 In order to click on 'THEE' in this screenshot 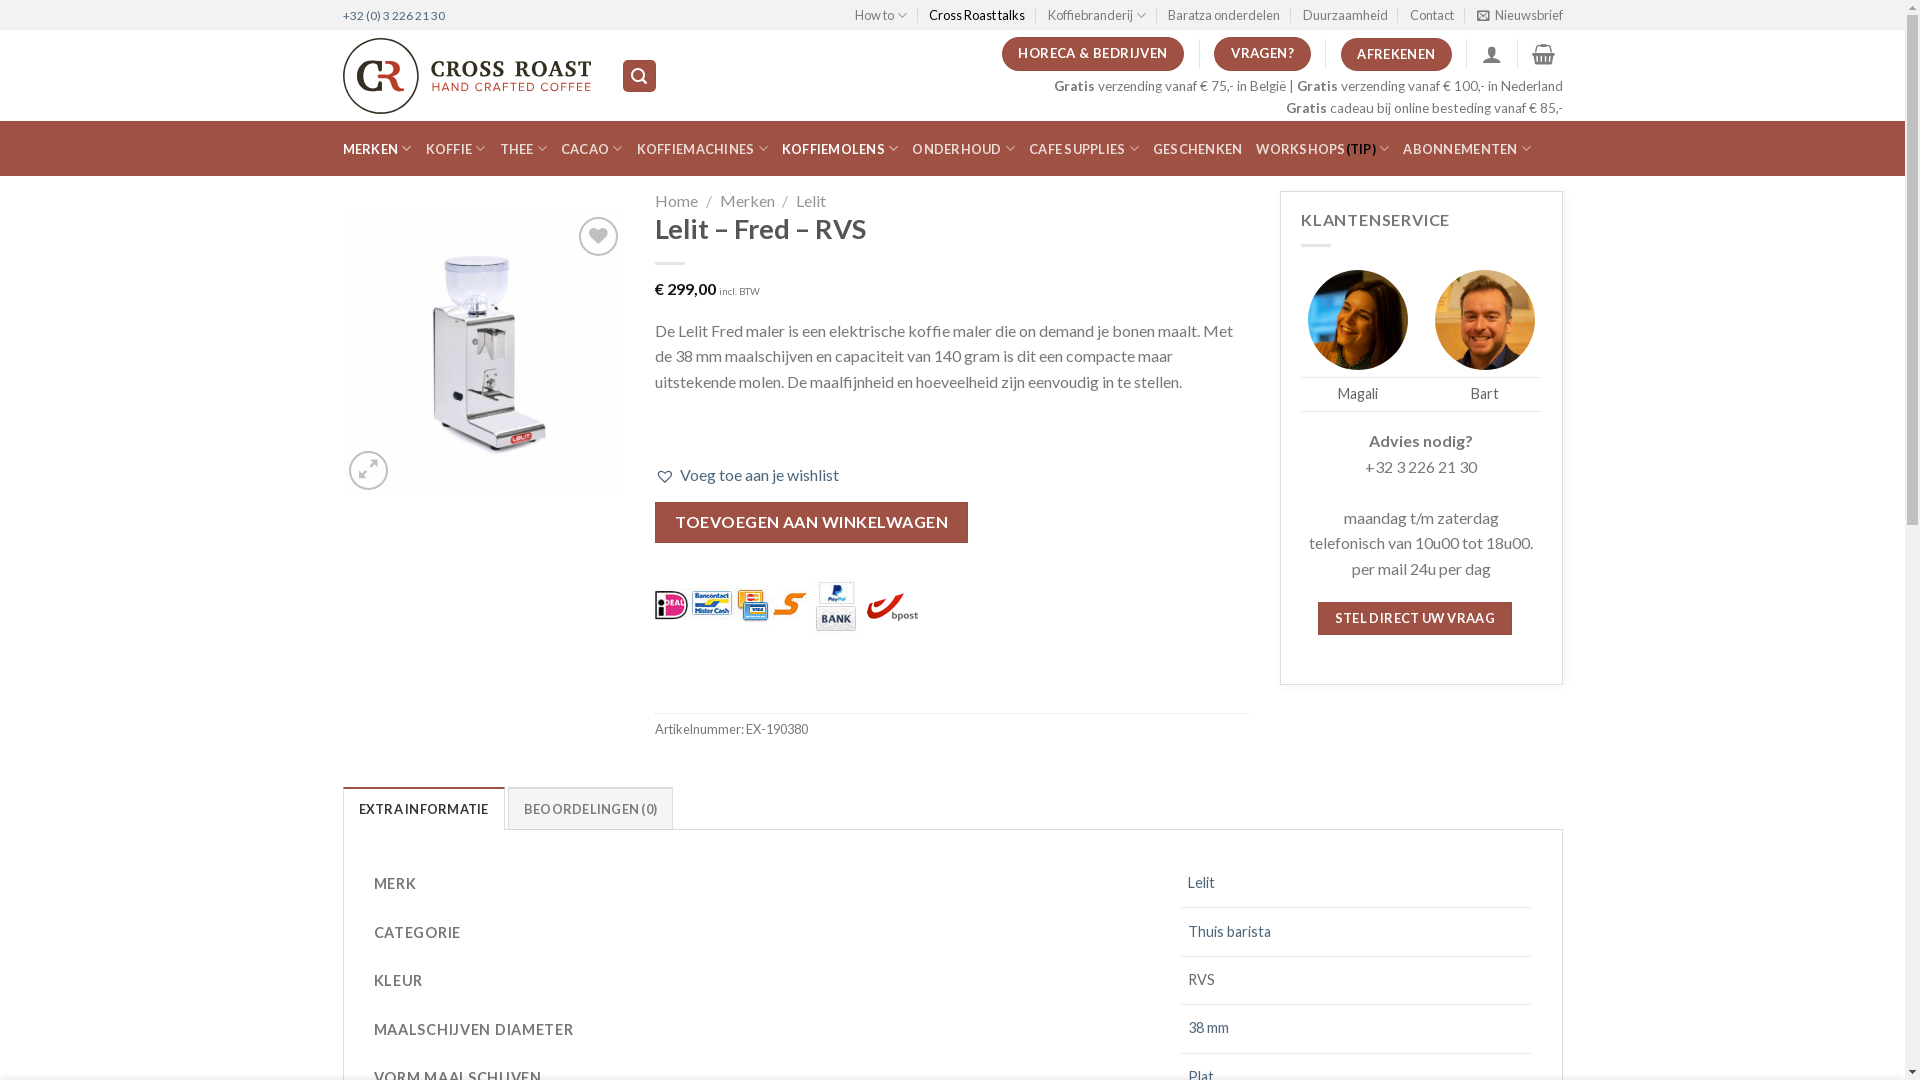, I will do `click(523, 148)`.